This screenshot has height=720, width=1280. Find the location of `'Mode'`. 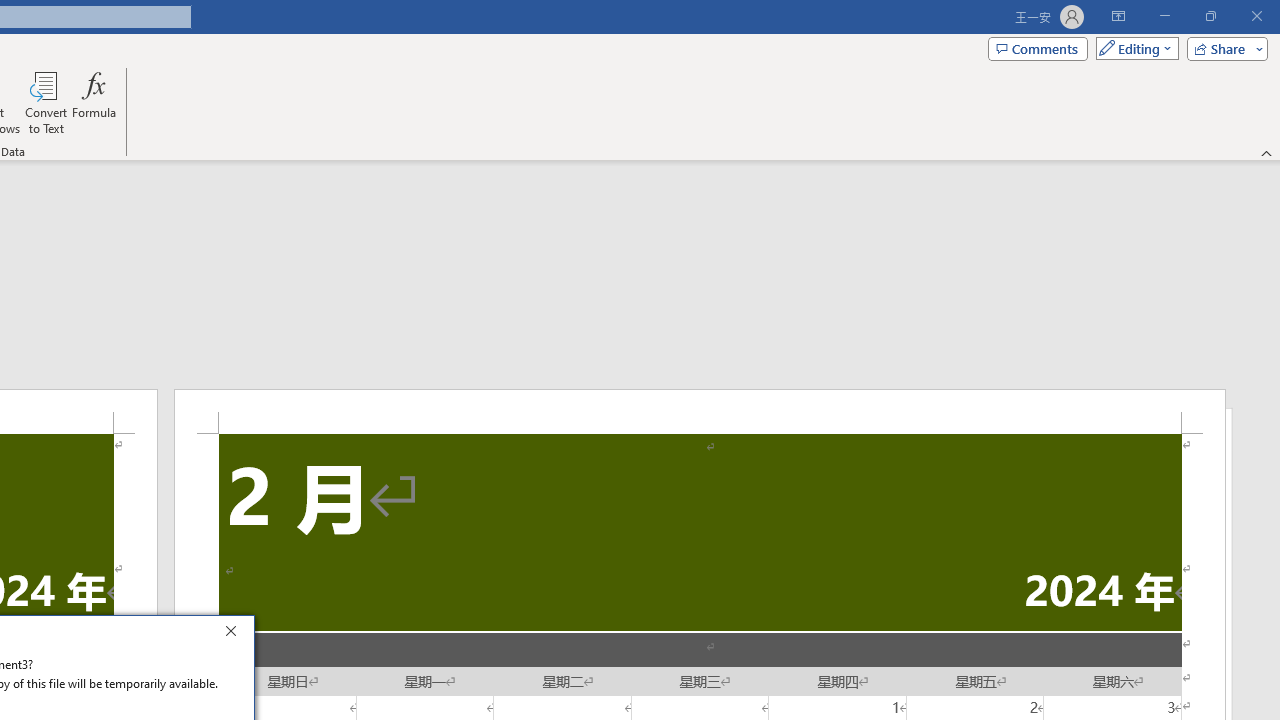

'Mode' is located at coordinates (1133, 47).